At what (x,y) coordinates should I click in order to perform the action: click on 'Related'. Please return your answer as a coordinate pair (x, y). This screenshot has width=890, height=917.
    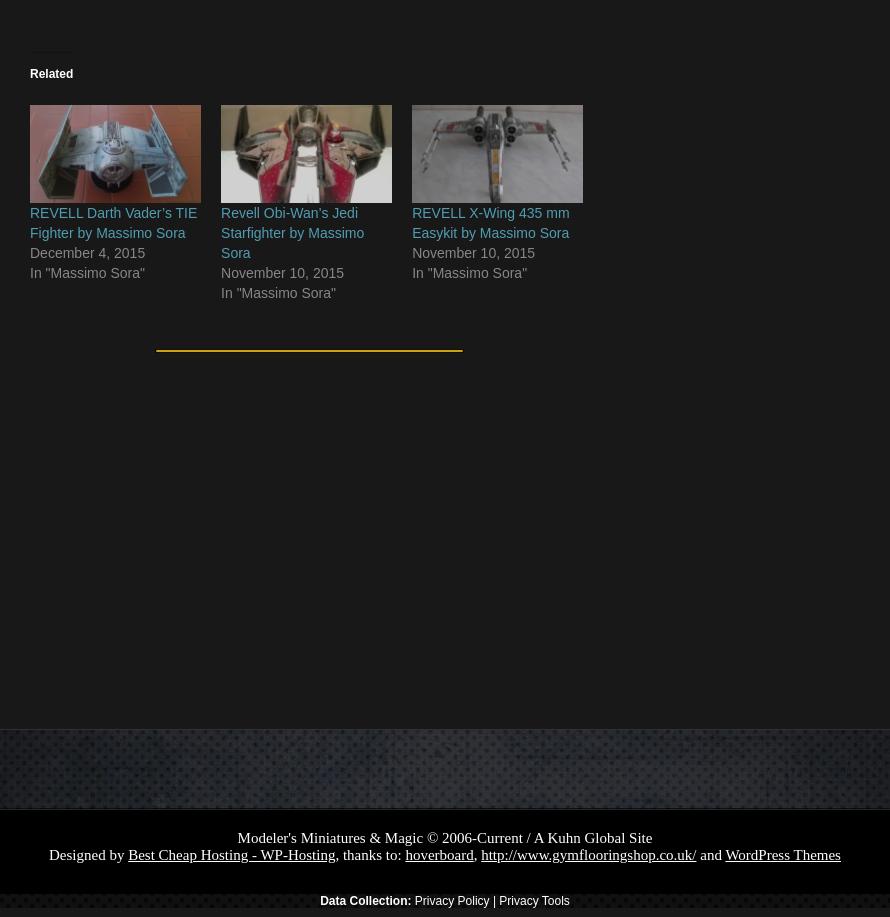
    Looking at the image, I should click on (51, 71).